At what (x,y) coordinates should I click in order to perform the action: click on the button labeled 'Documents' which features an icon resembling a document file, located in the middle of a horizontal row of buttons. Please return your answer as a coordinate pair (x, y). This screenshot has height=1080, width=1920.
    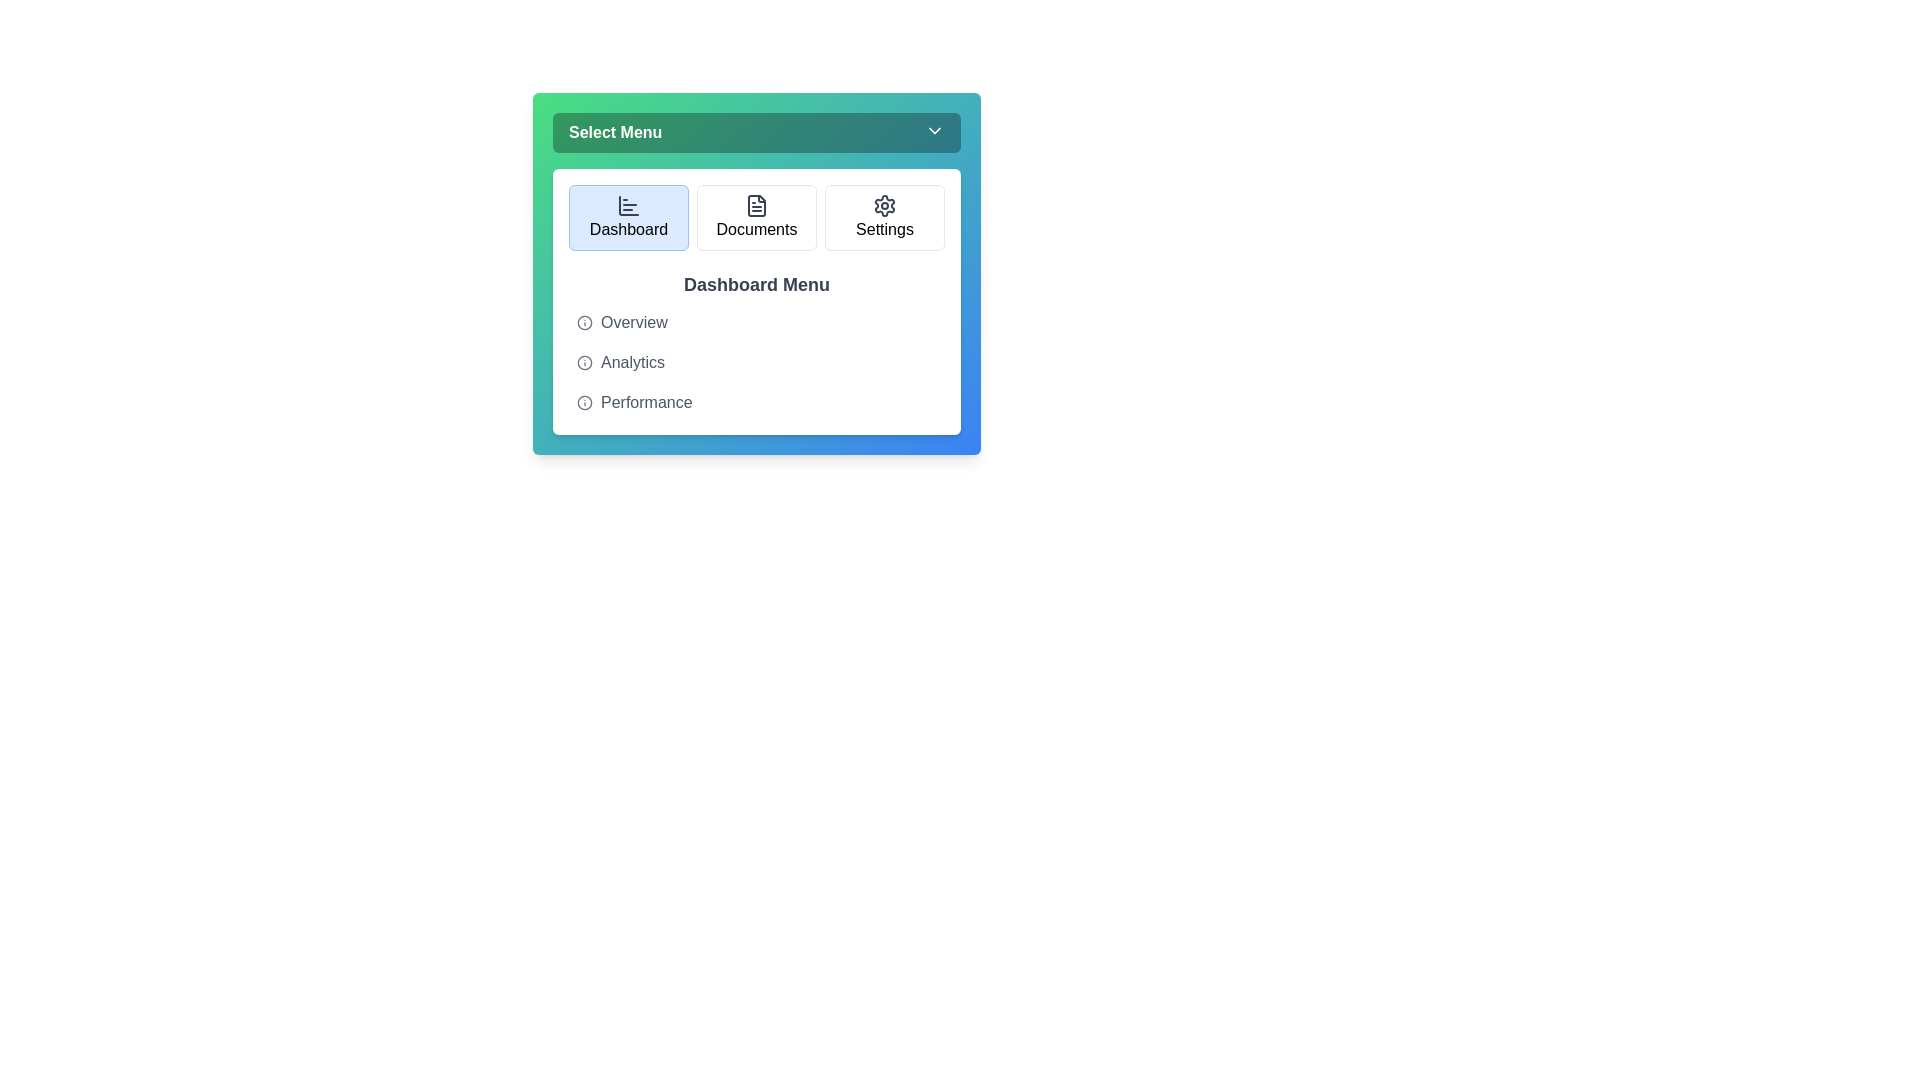
    Looking at the image, I should click on (756, 218).